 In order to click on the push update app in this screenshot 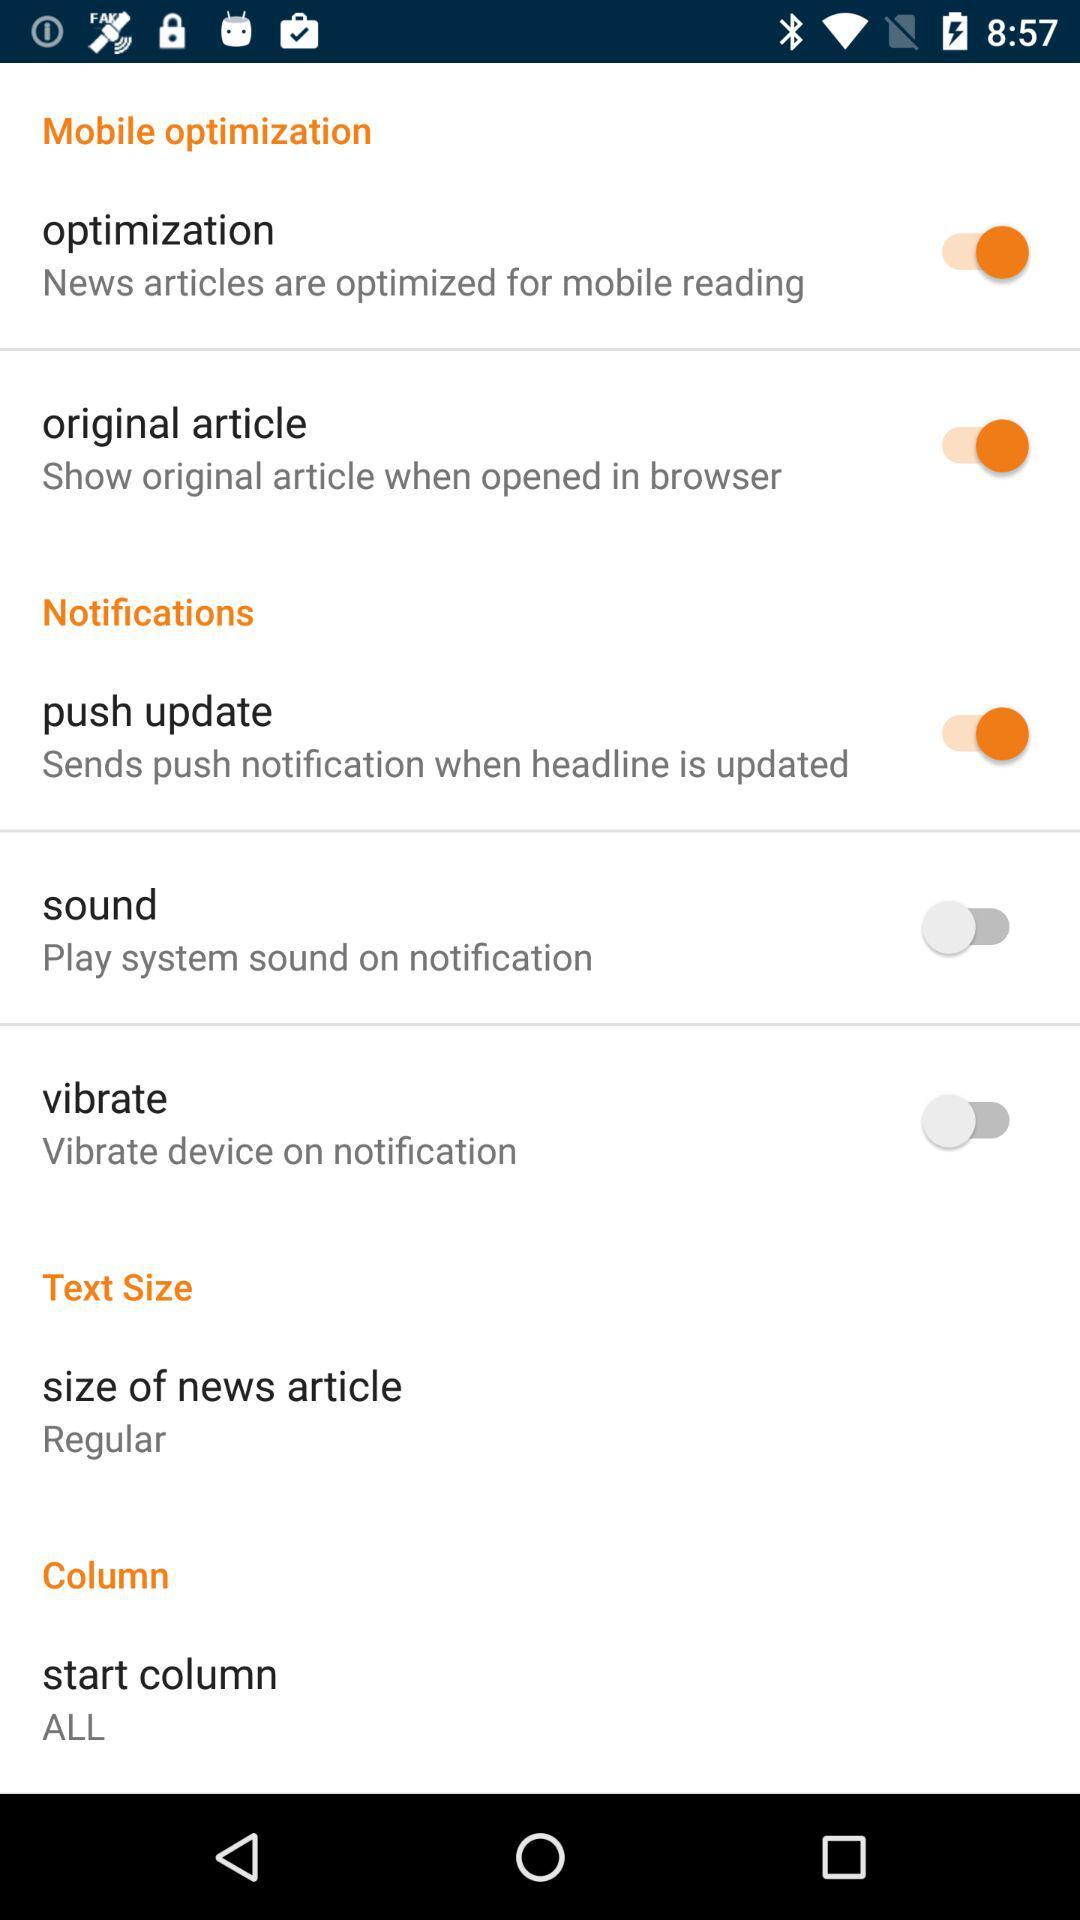, I will do `click(156, 709)`.